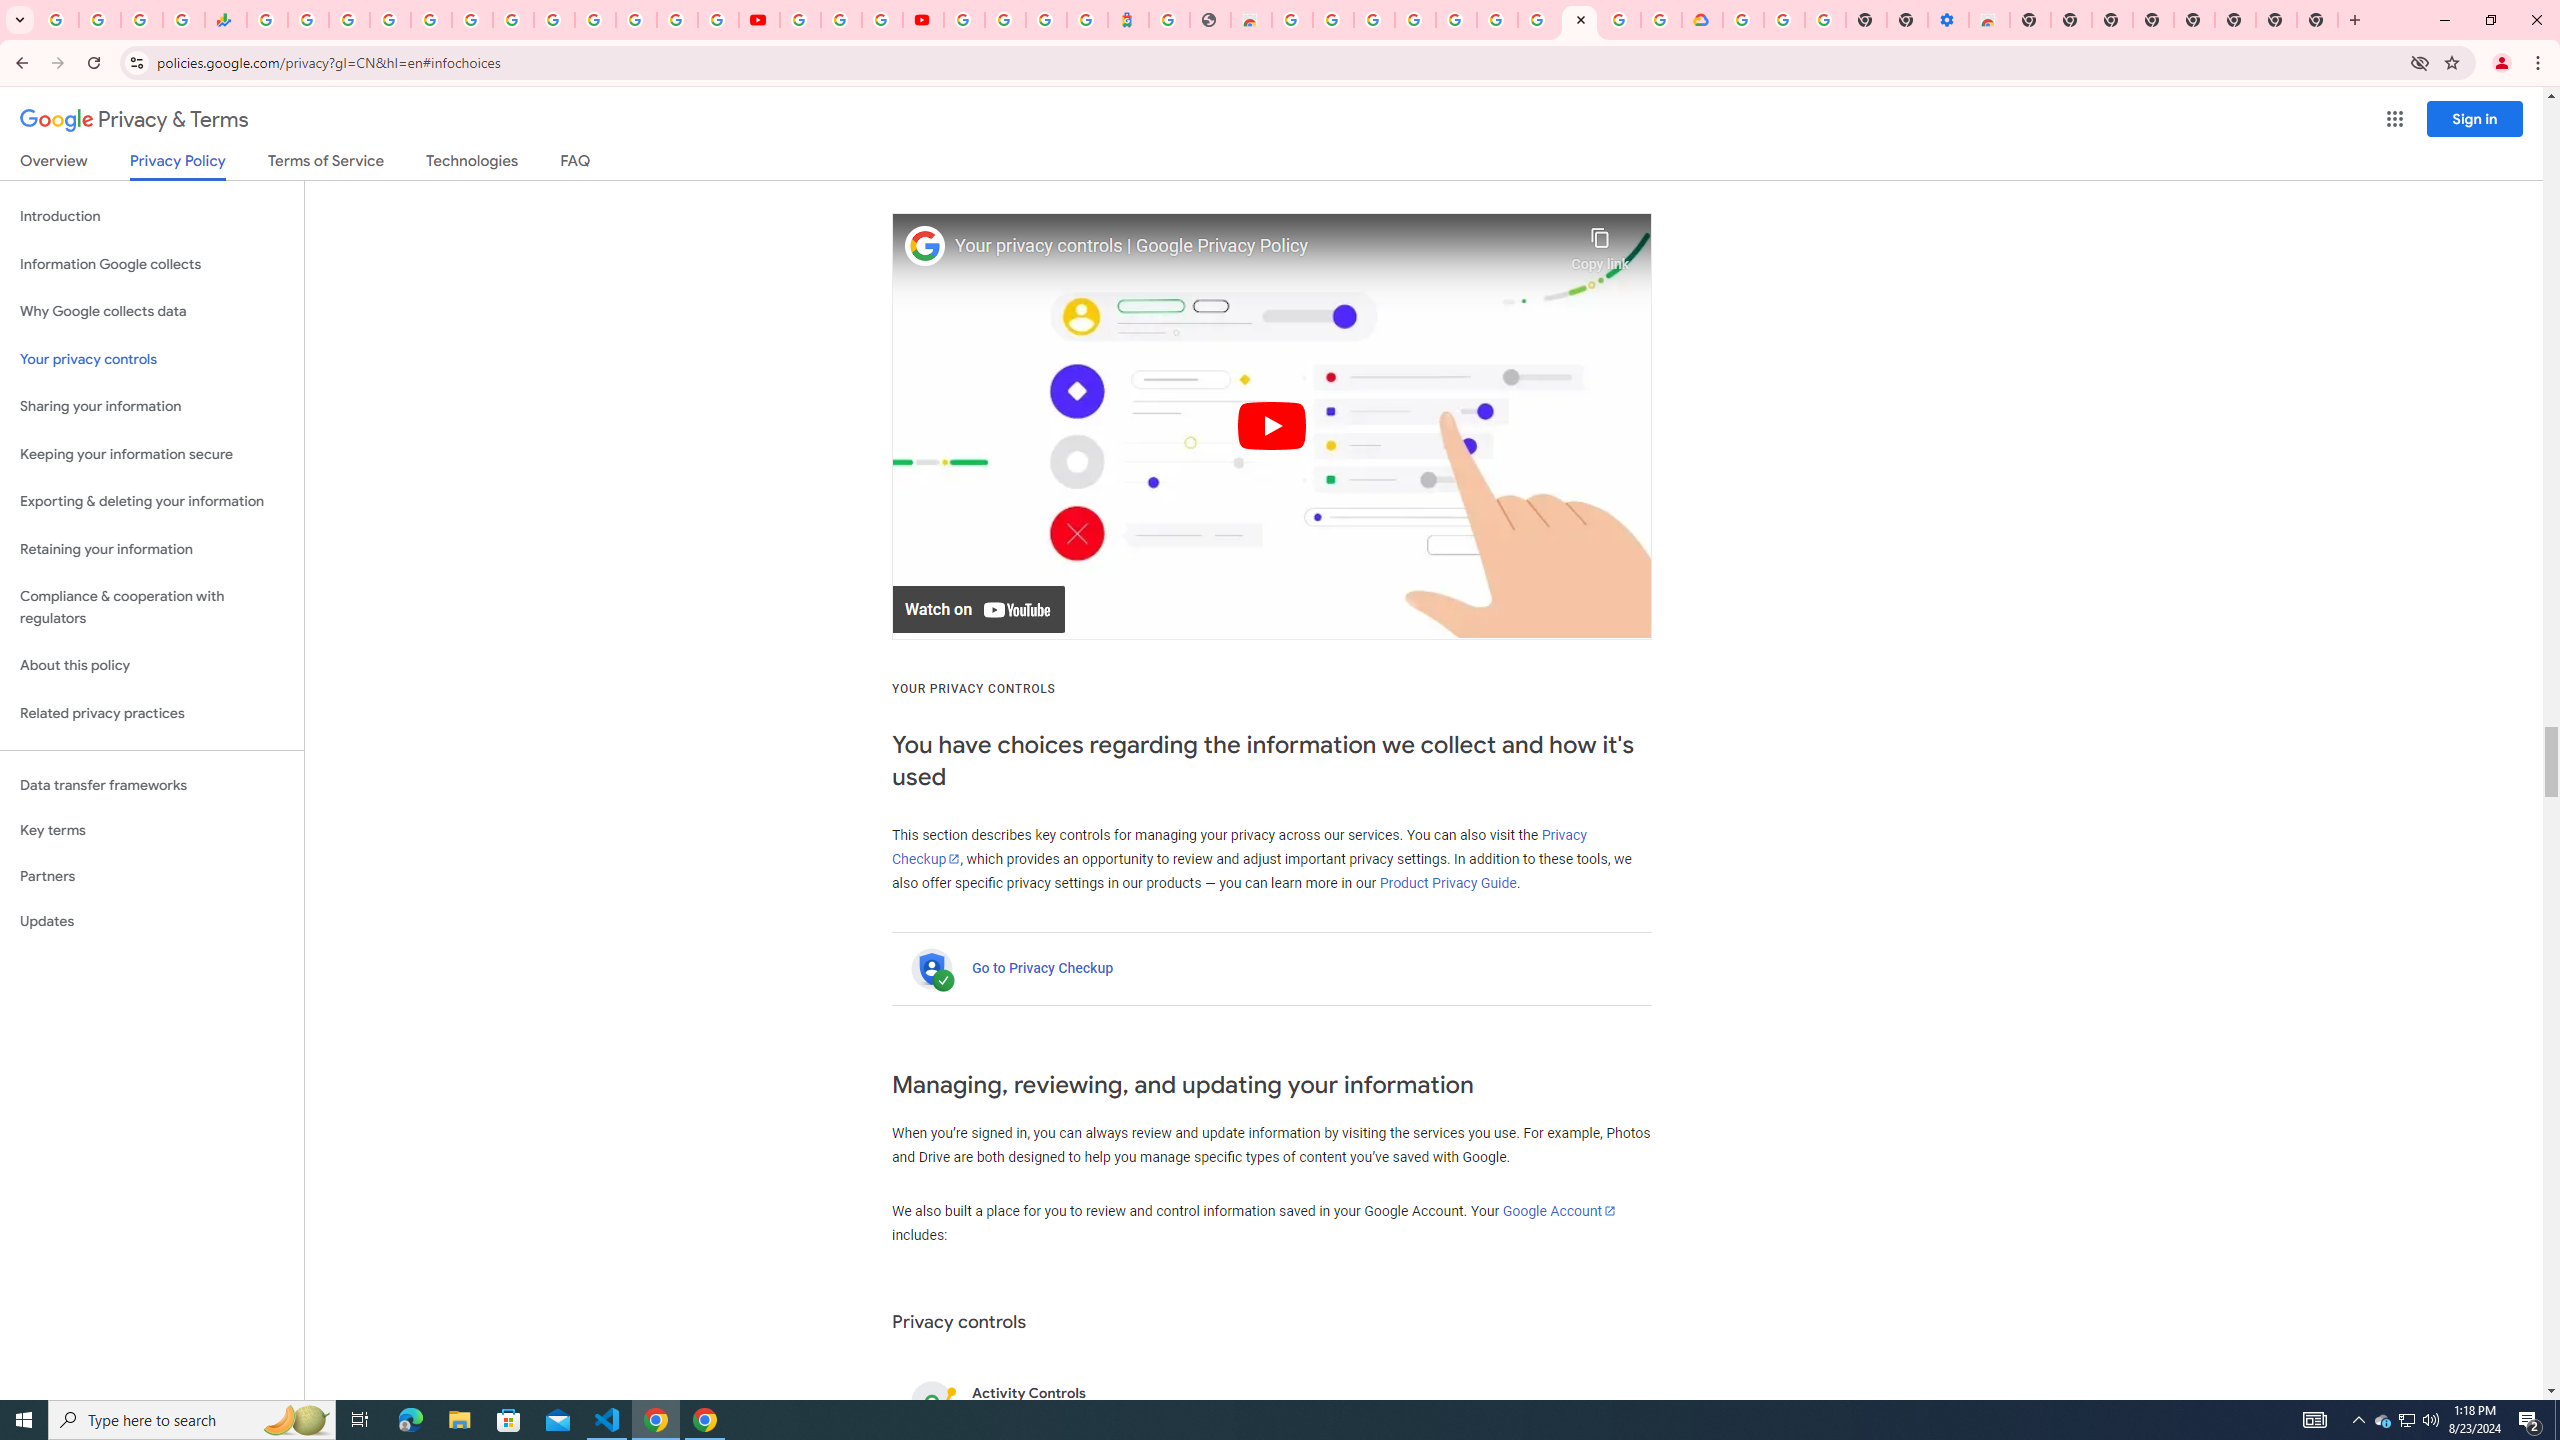  I want to click on 'Photo image of Google', so click(925, 245).